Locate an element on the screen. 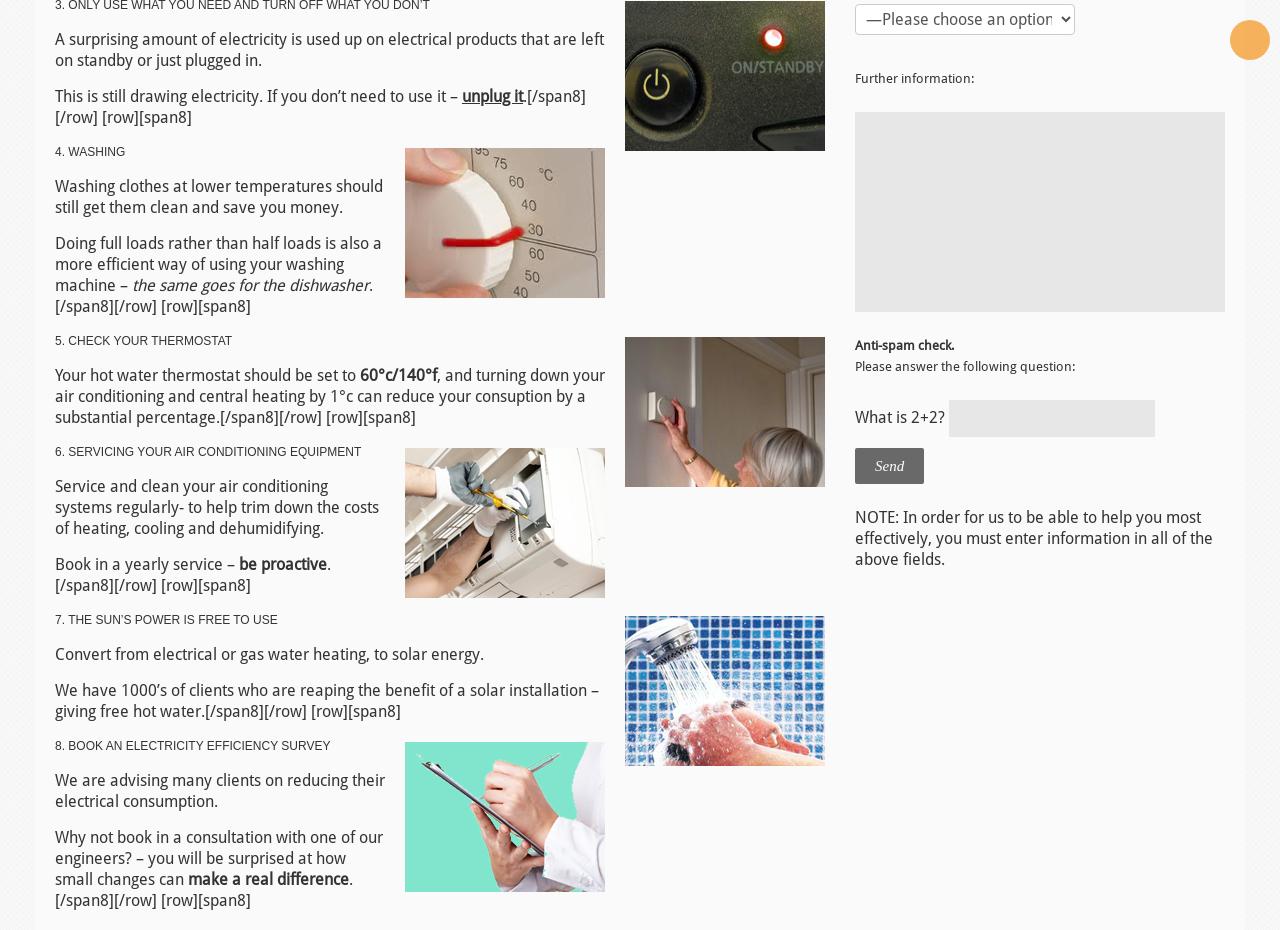 The width and height of the screenshot is (1280, 930). ', and turning down your air conditioning and central heating by 1°c can reduce your consuption by a substantial percentage.[/span8][/row]
[row][span8]' is located at coordinates (329, 395).